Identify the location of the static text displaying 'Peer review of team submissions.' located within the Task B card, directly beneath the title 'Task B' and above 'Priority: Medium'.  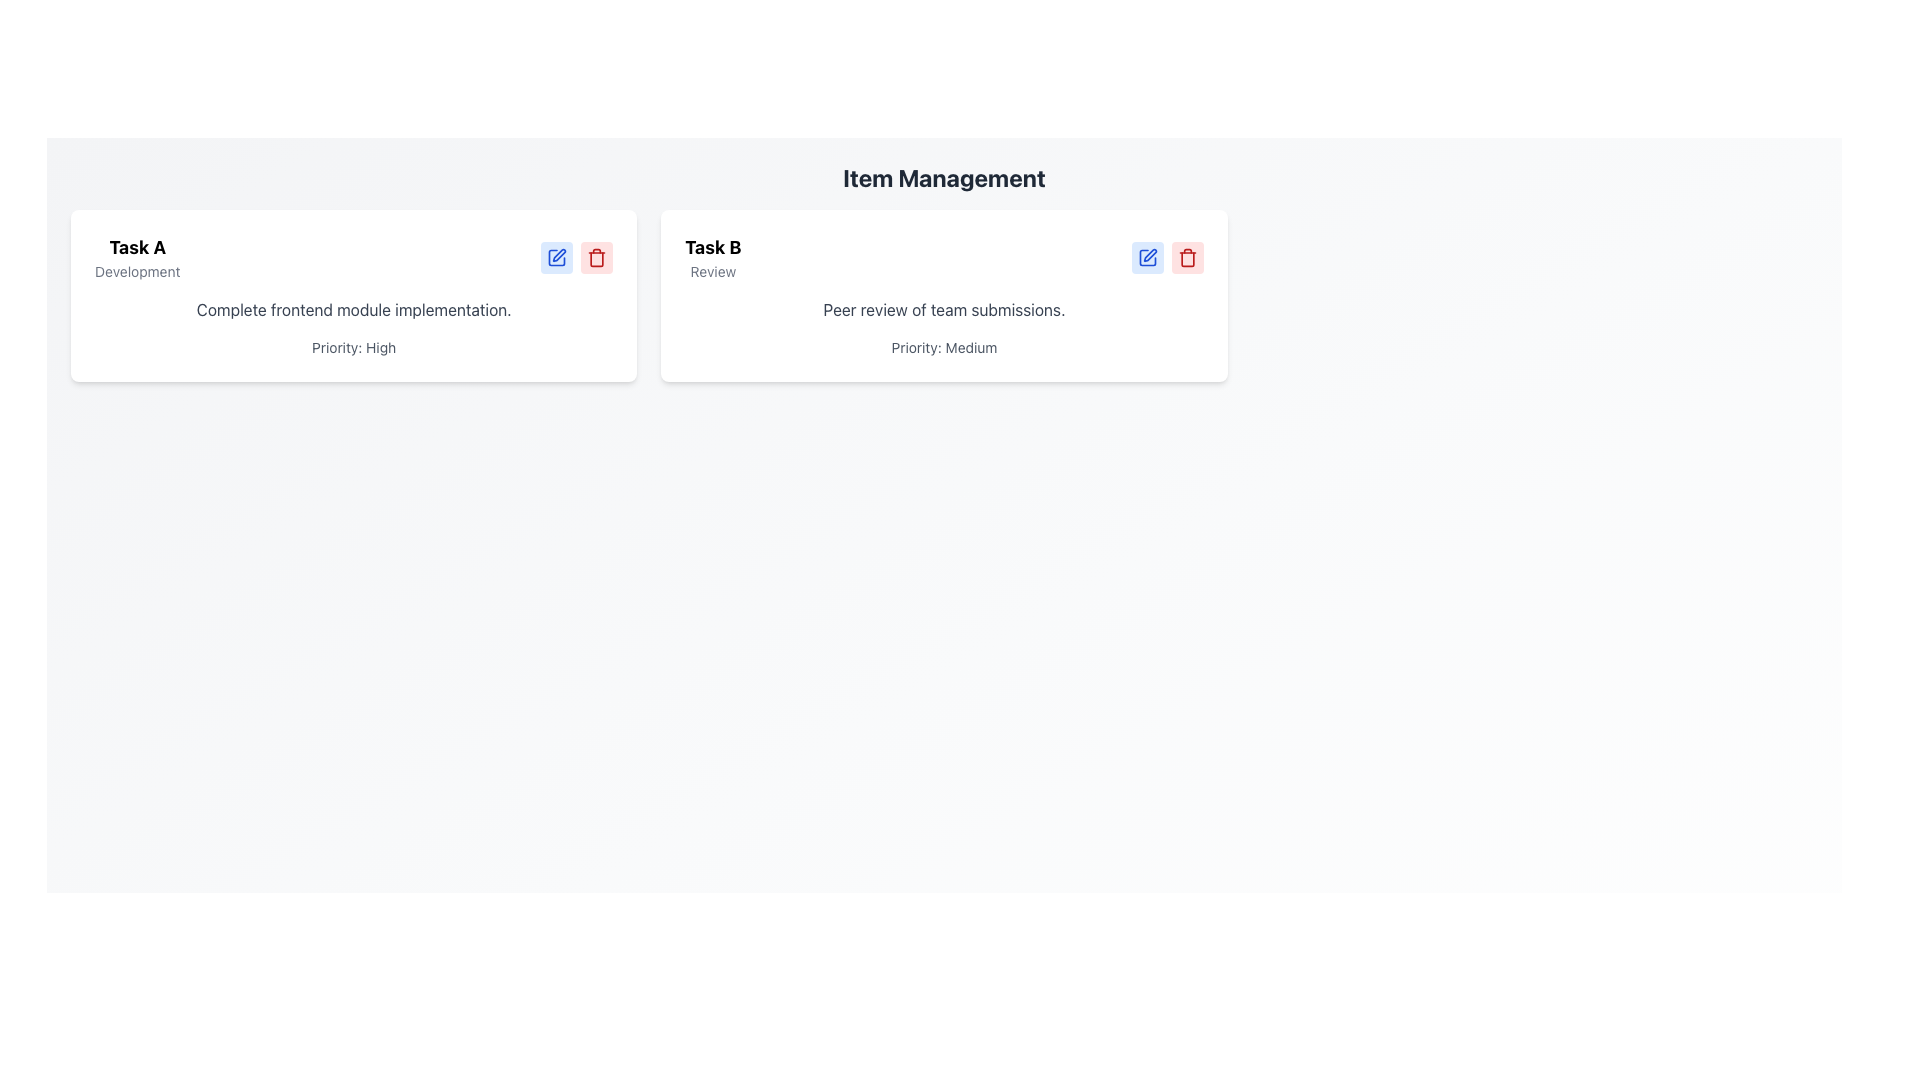
(943, 309).